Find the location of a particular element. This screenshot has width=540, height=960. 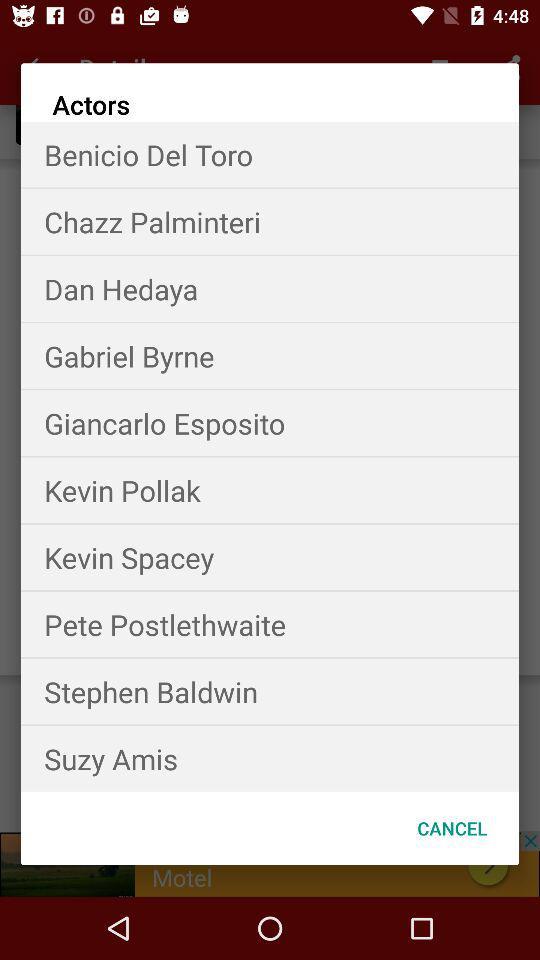

the    kevin spacey is located at coordinates (270, 557).